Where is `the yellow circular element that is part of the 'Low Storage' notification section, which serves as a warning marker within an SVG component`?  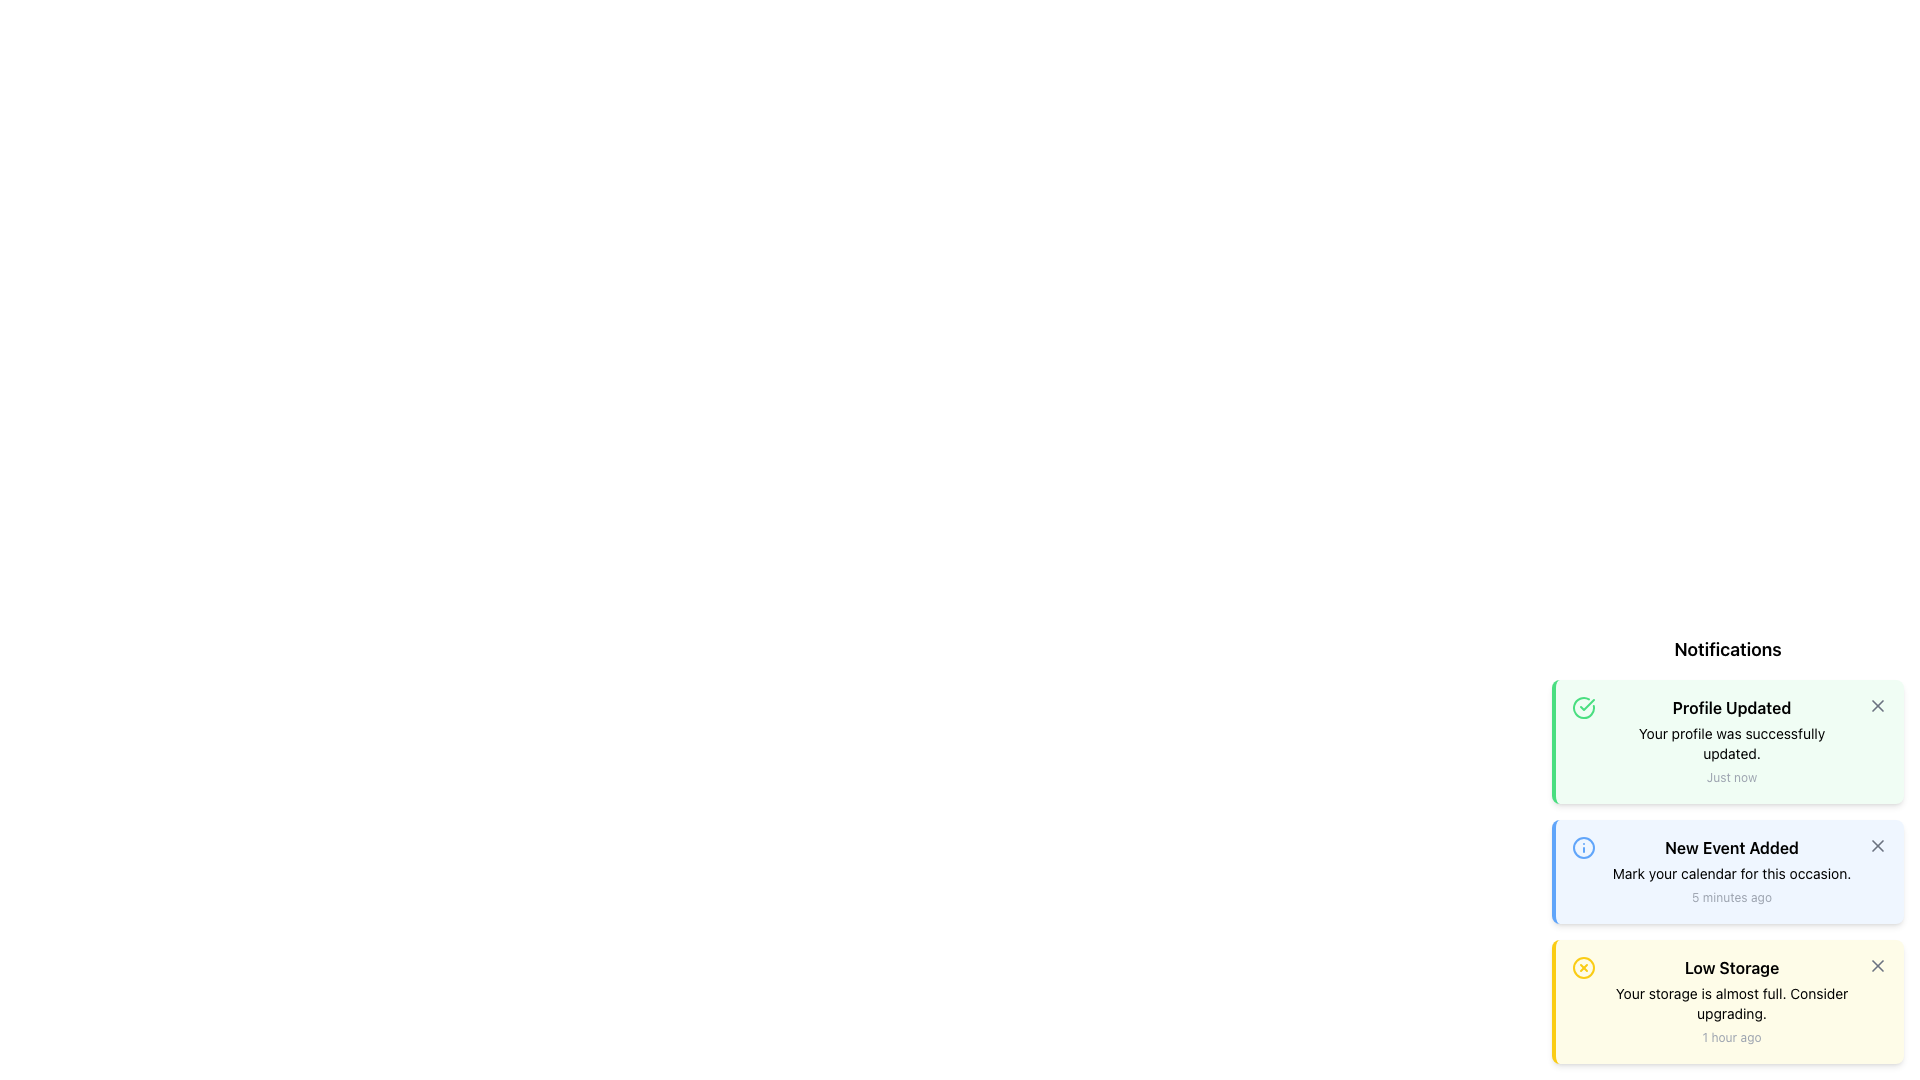
the yellow circular element that is part of the 'Low Storage' notification section, which serves as a warning marker within an SVG component is located at coordinates (1583, 967).